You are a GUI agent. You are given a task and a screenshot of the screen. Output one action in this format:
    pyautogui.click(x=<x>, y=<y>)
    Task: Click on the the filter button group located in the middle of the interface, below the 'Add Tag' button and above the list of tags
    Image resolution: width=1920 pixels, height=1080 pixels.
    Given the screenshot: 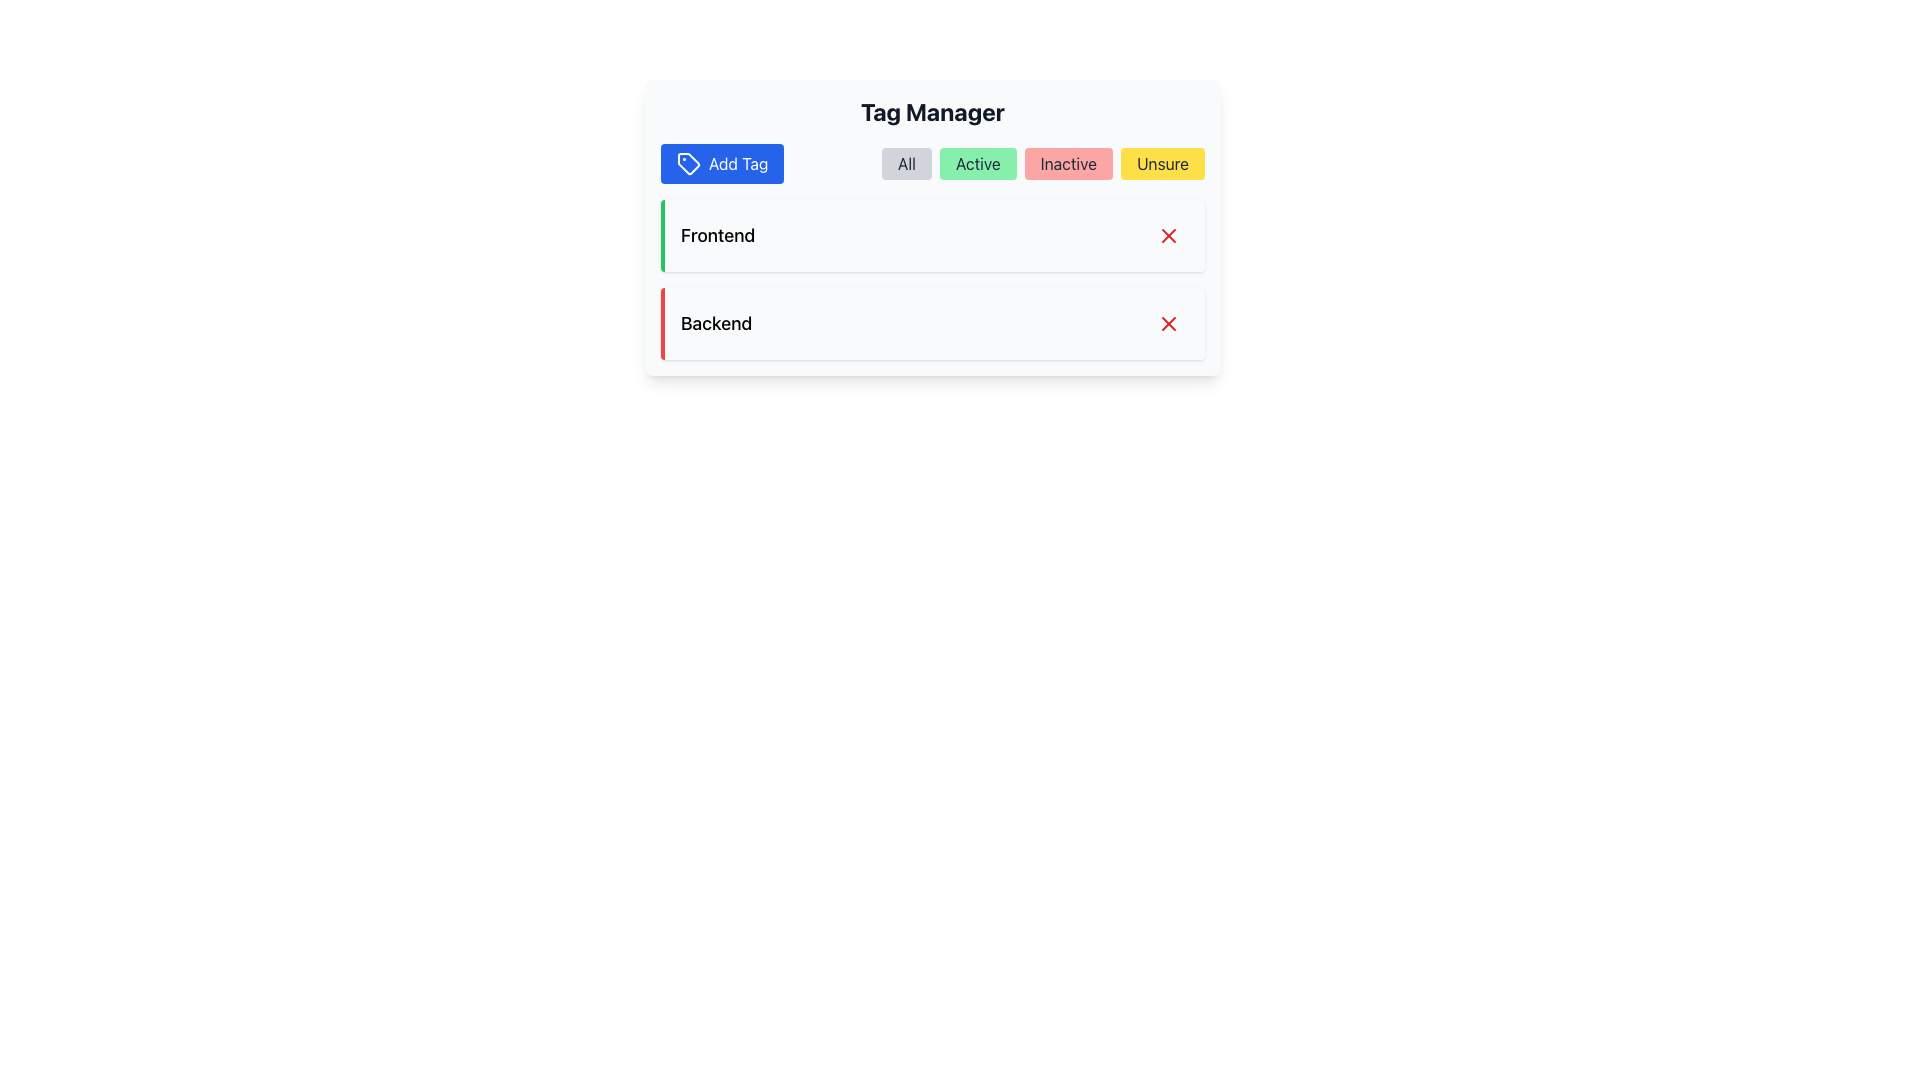 What is the action you would take?
    pyautogui.click(x=1042, y=163)
    